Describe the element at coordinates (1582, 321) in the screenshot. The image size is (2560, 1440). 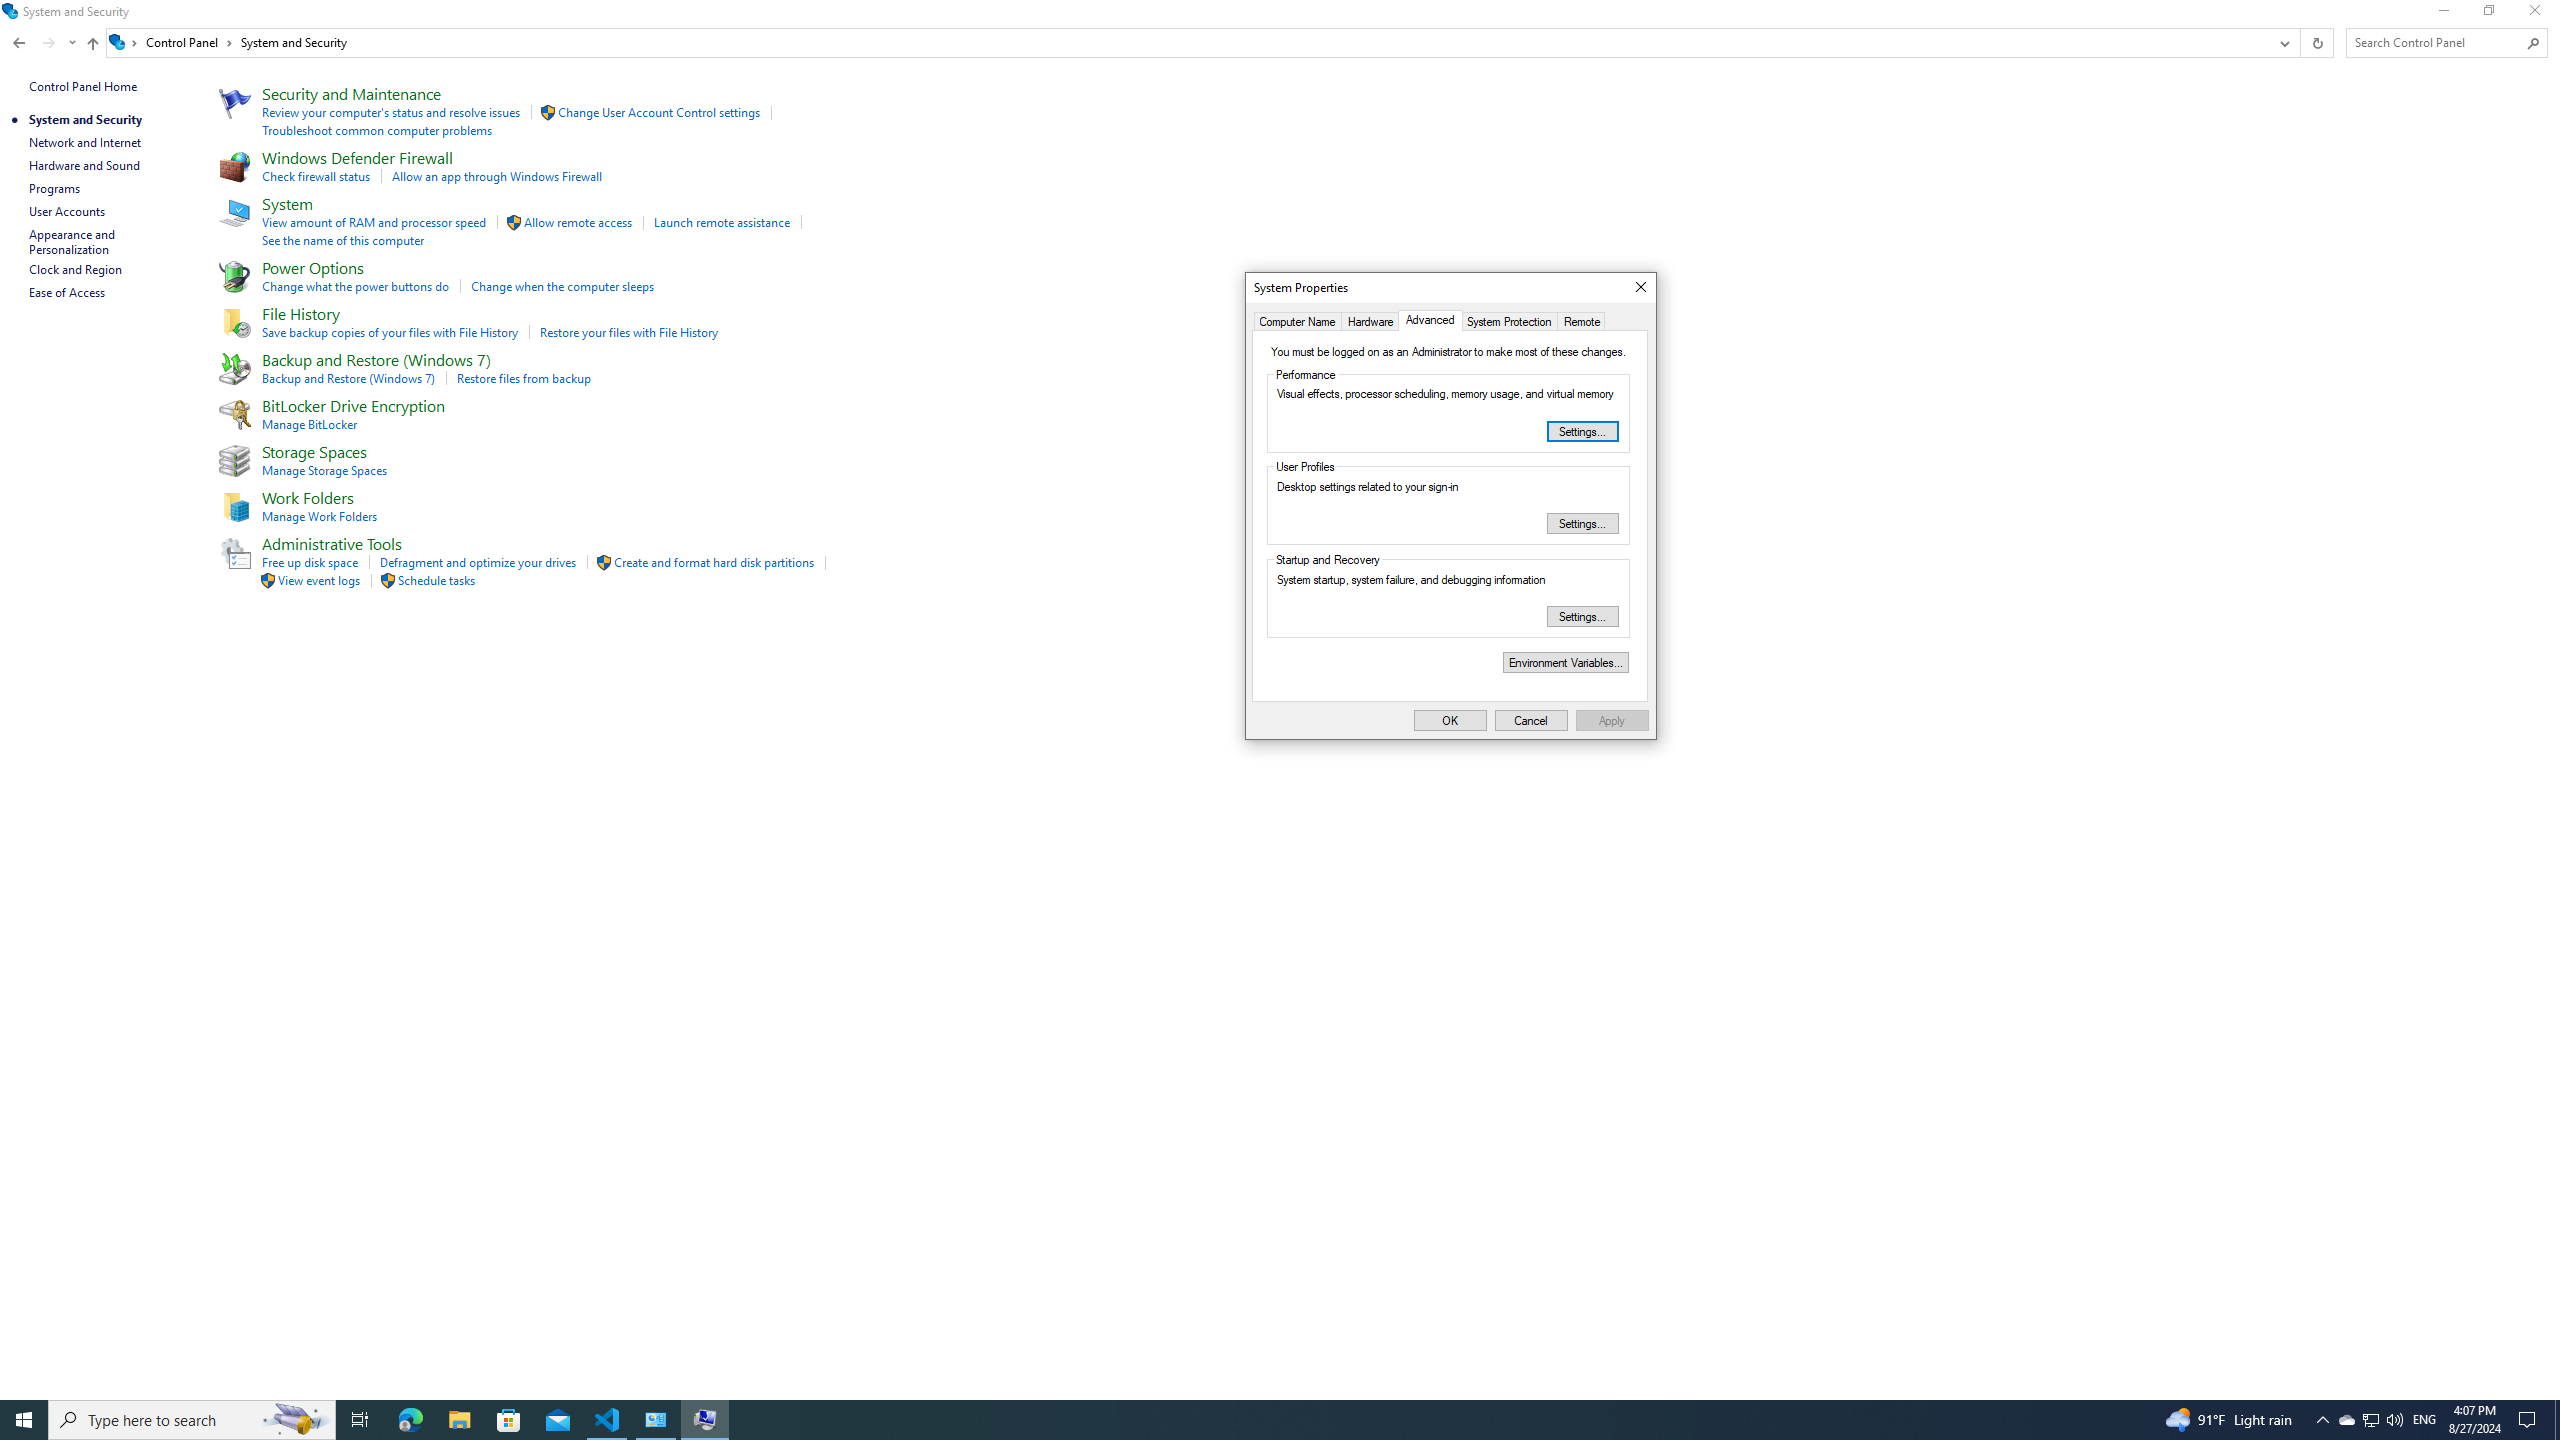
I see `'Remote'` at that location.